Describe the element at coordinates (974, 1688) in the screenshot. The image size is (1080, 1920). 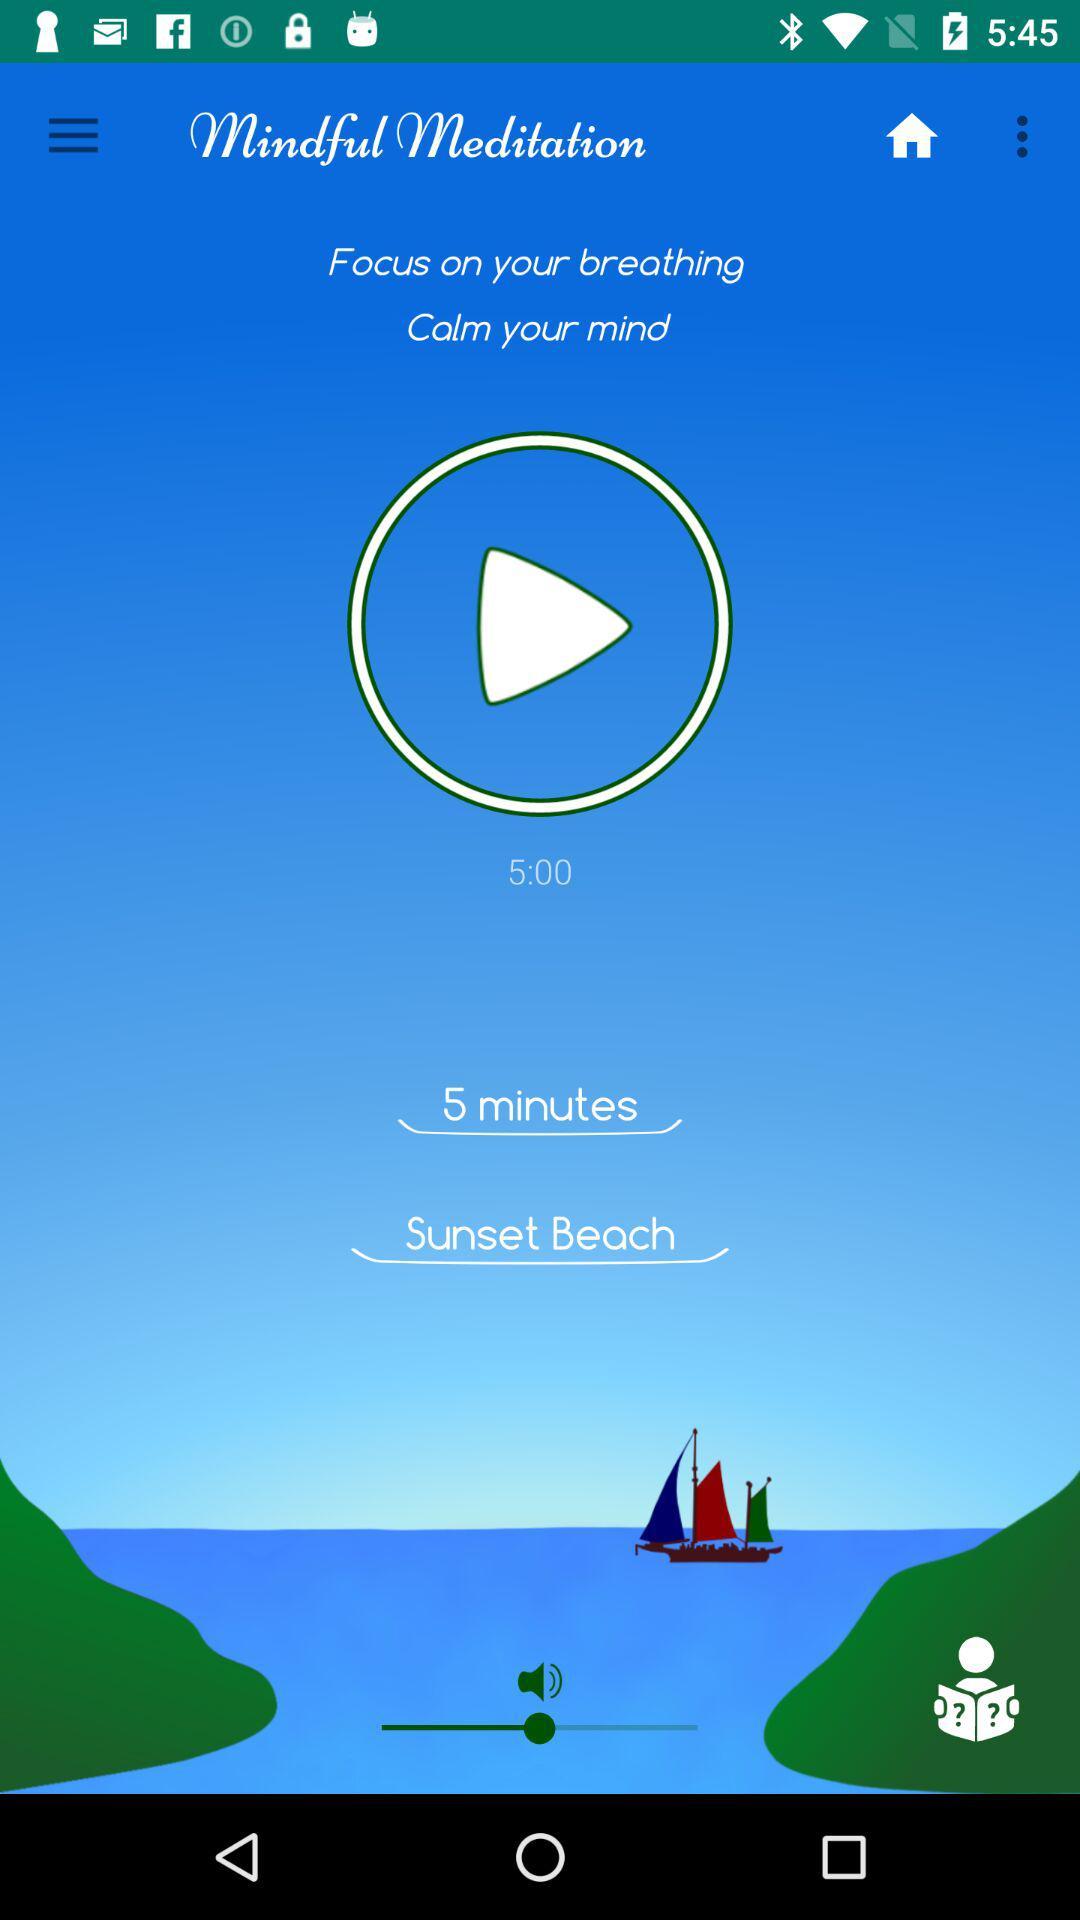
I see `the item at the bottom right corner` at that location.